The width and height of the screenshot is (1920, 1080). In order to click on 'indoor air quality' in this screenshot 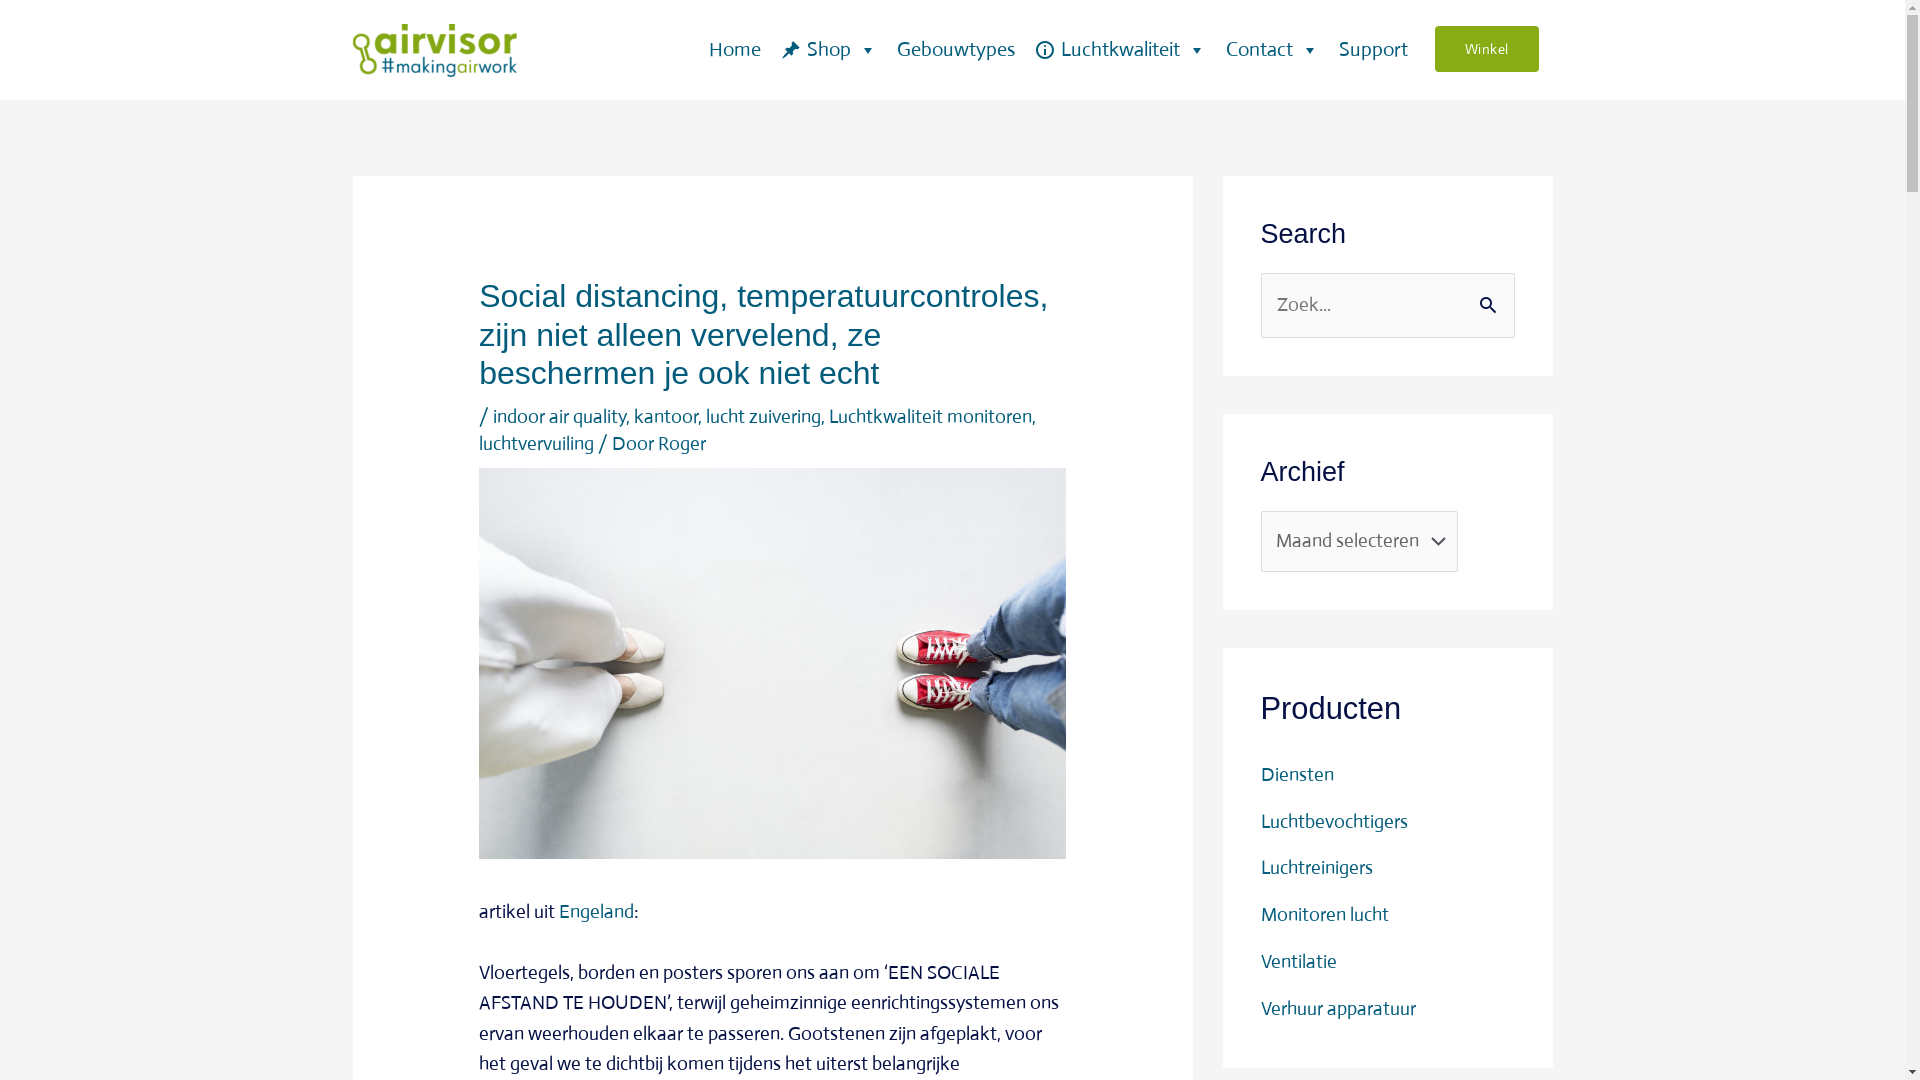, I will do `click(559, 415)`.